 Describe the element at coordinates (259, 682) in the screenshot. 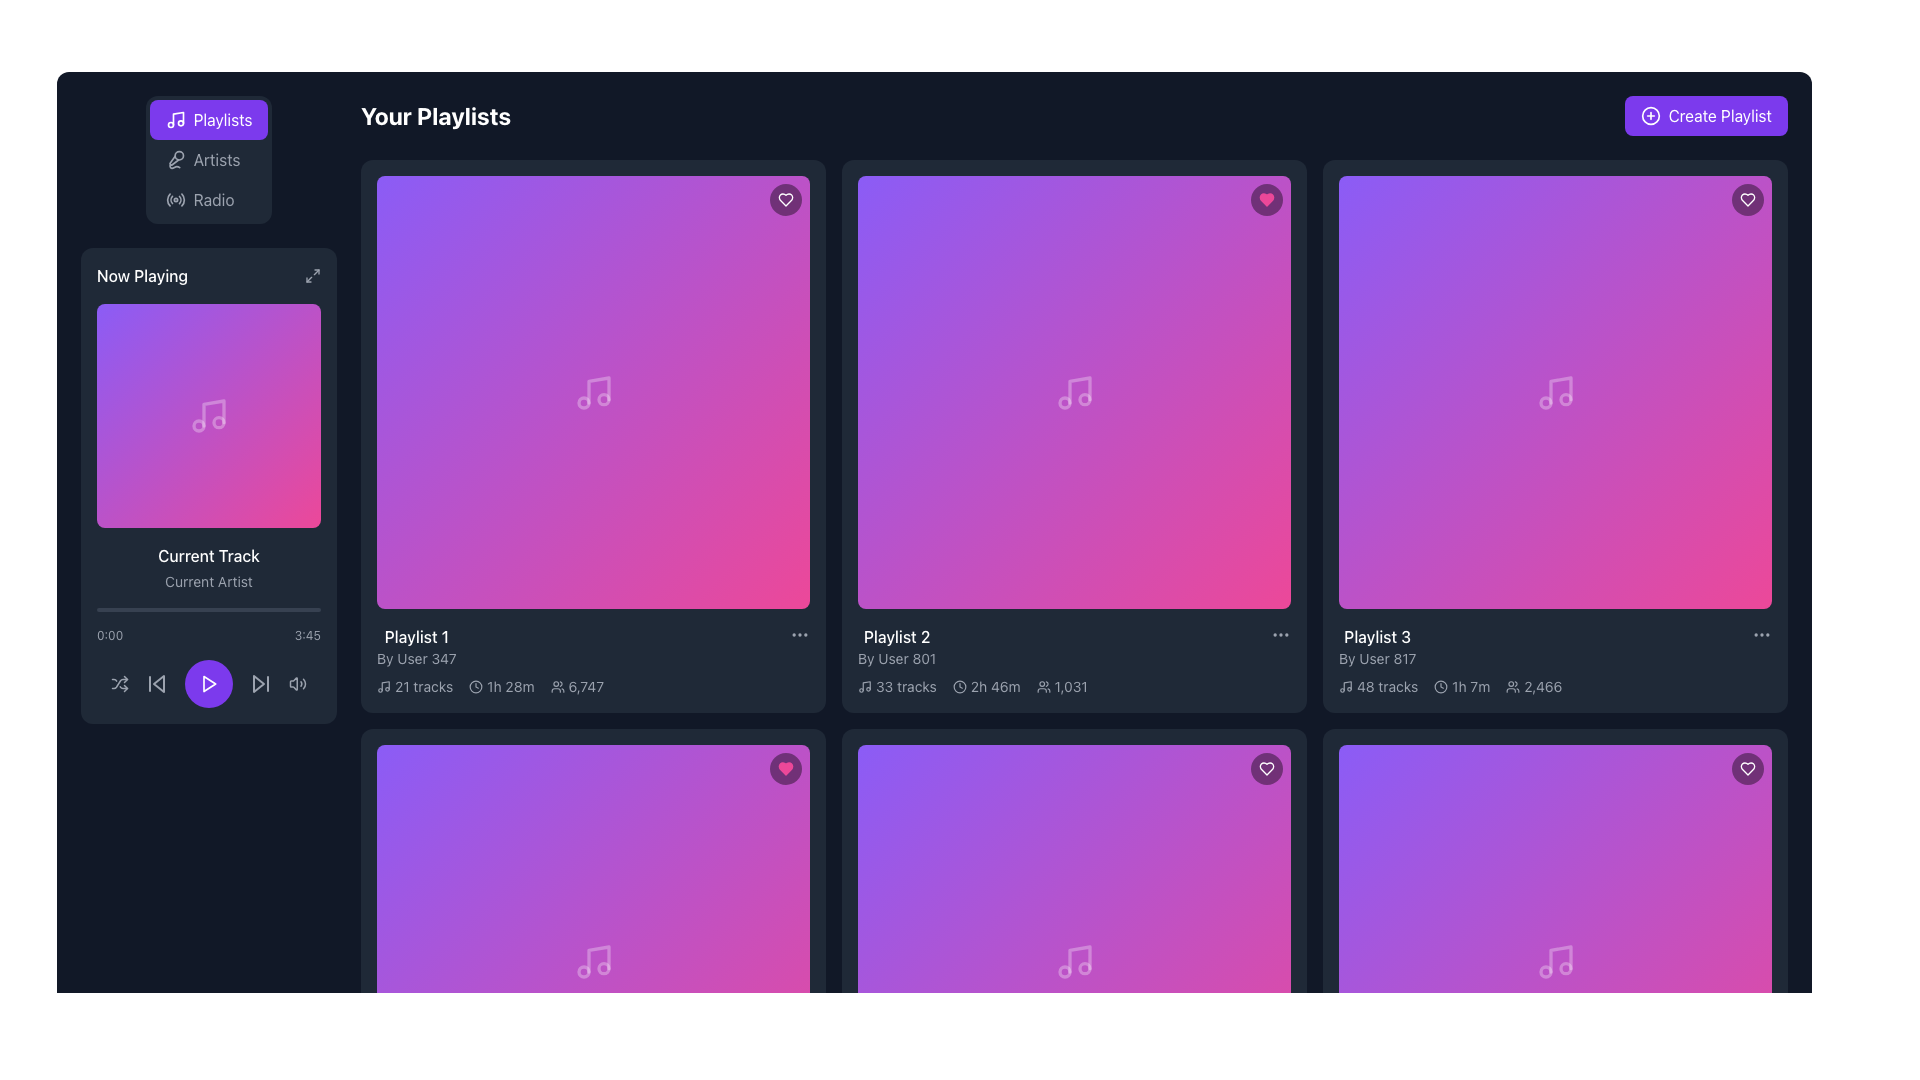

I see `the 'Skip Forward' button located in the control panel underneath the 'Now Playing' section, which is the rightmost icon in the row of playback controls` at that location.